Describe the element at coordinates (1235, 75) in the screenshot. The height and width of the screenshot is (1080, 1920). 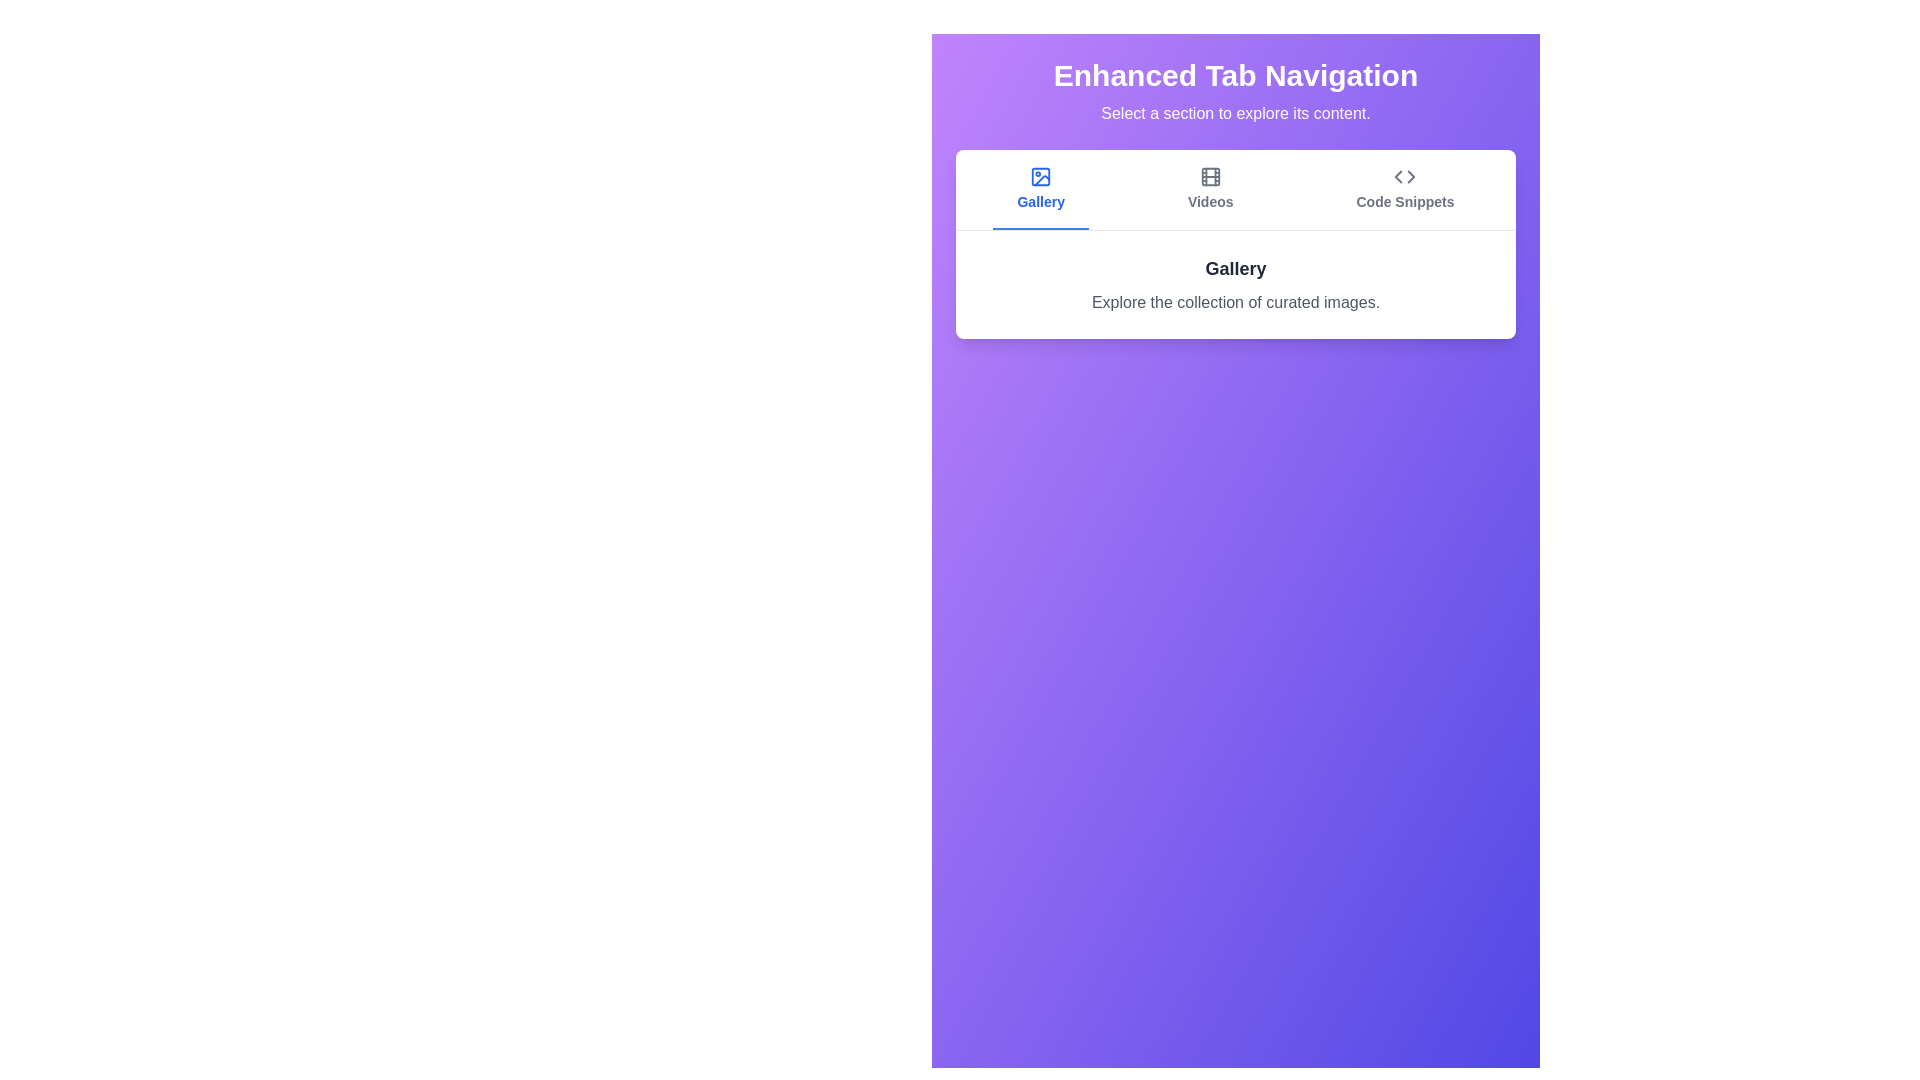
I see `the header text labeled 'Enhanced Tab Navigation'` at that location.